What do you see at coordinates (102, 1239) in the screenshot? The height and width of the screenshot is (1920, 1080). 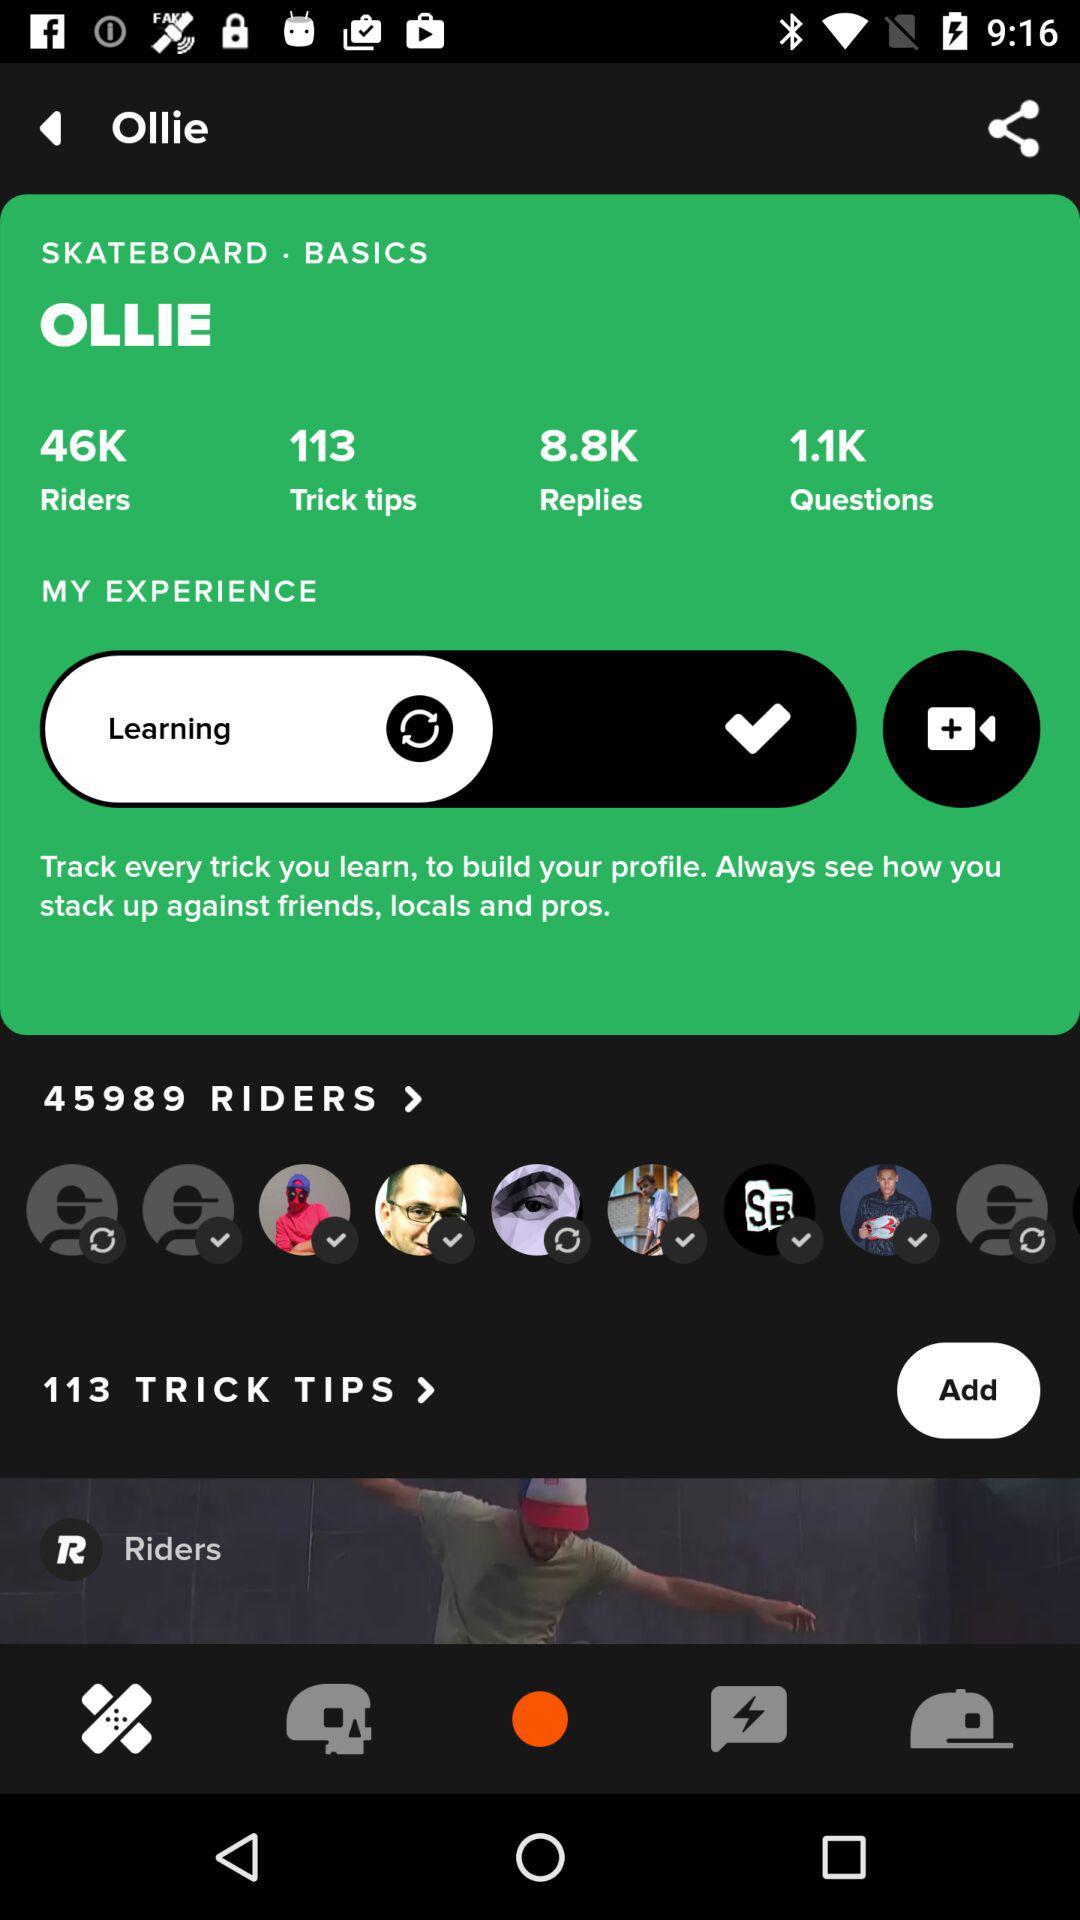 I see `the first auto rotate icon which is below 45989 riders on page` at bounding box center [102, 1239].